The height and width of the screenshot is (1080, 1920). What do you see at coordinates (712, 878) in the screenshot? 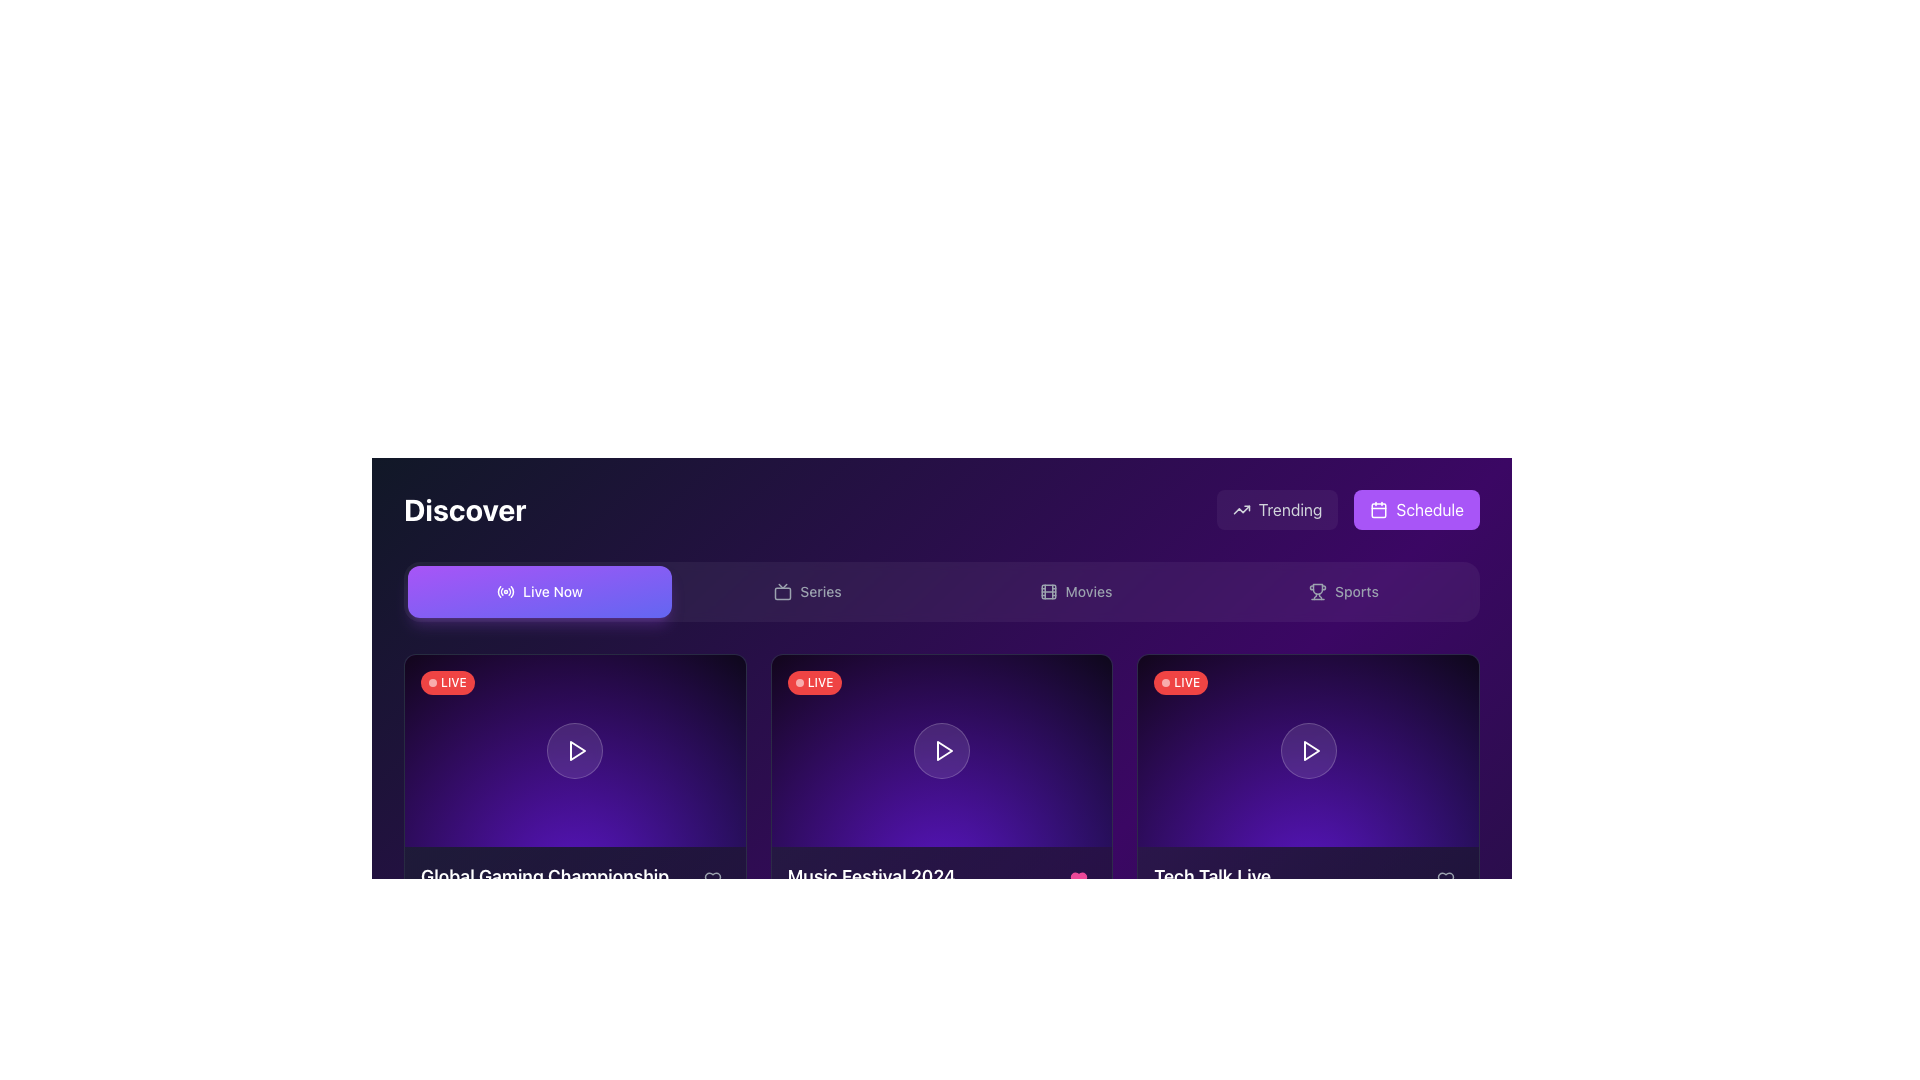
I see `the heart icon located in the bottom-right corner of the 'Music Festival 2024' card to favorite or like the content` at bounding box center [712, 878].